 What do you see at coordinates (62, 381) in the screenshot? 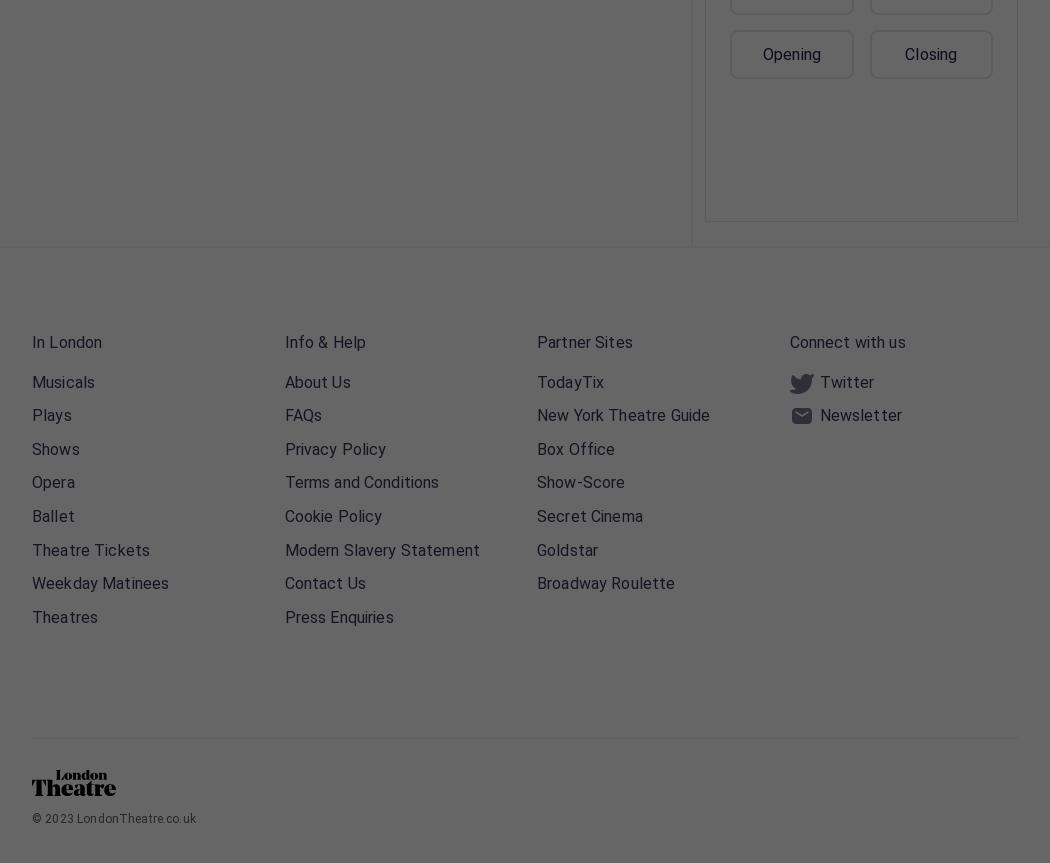
I see `'Musicals'` at bounding box center [62, 381].